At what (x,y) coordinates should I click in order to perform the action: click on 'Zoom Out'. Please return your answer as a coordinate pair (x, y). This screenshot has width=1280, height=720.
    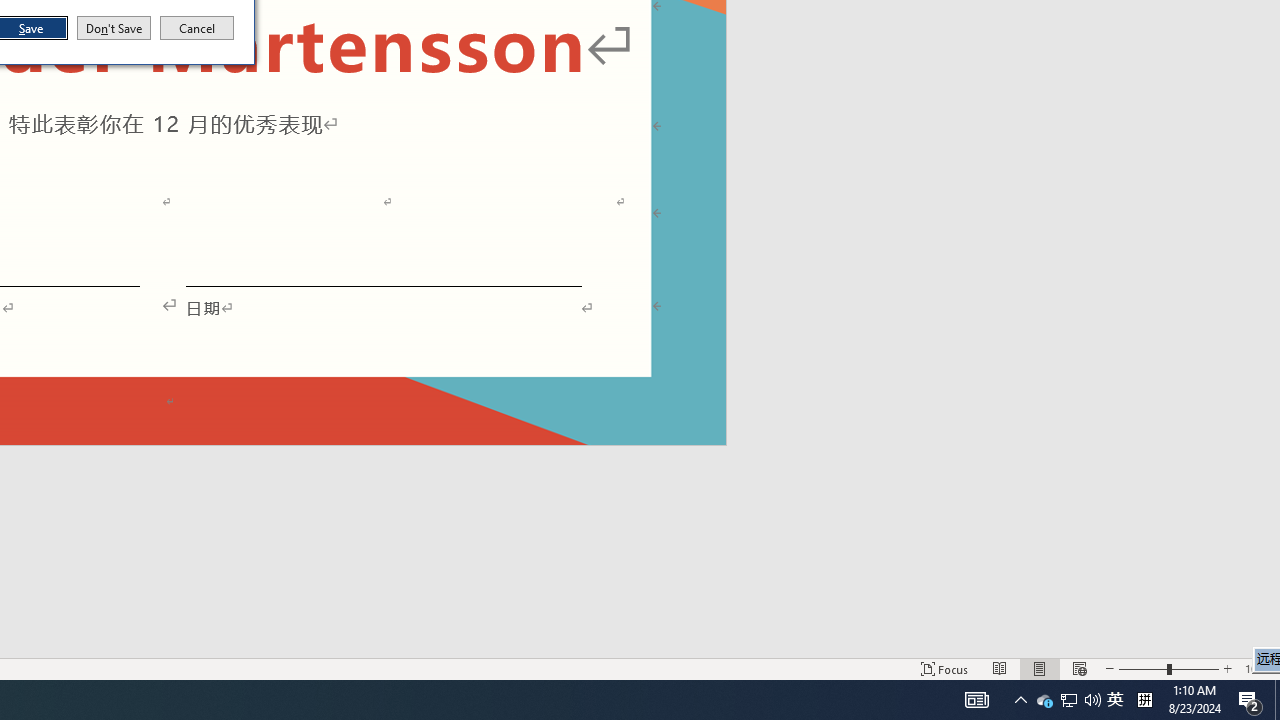
    Looking at the image, I should click on (1143, 669).